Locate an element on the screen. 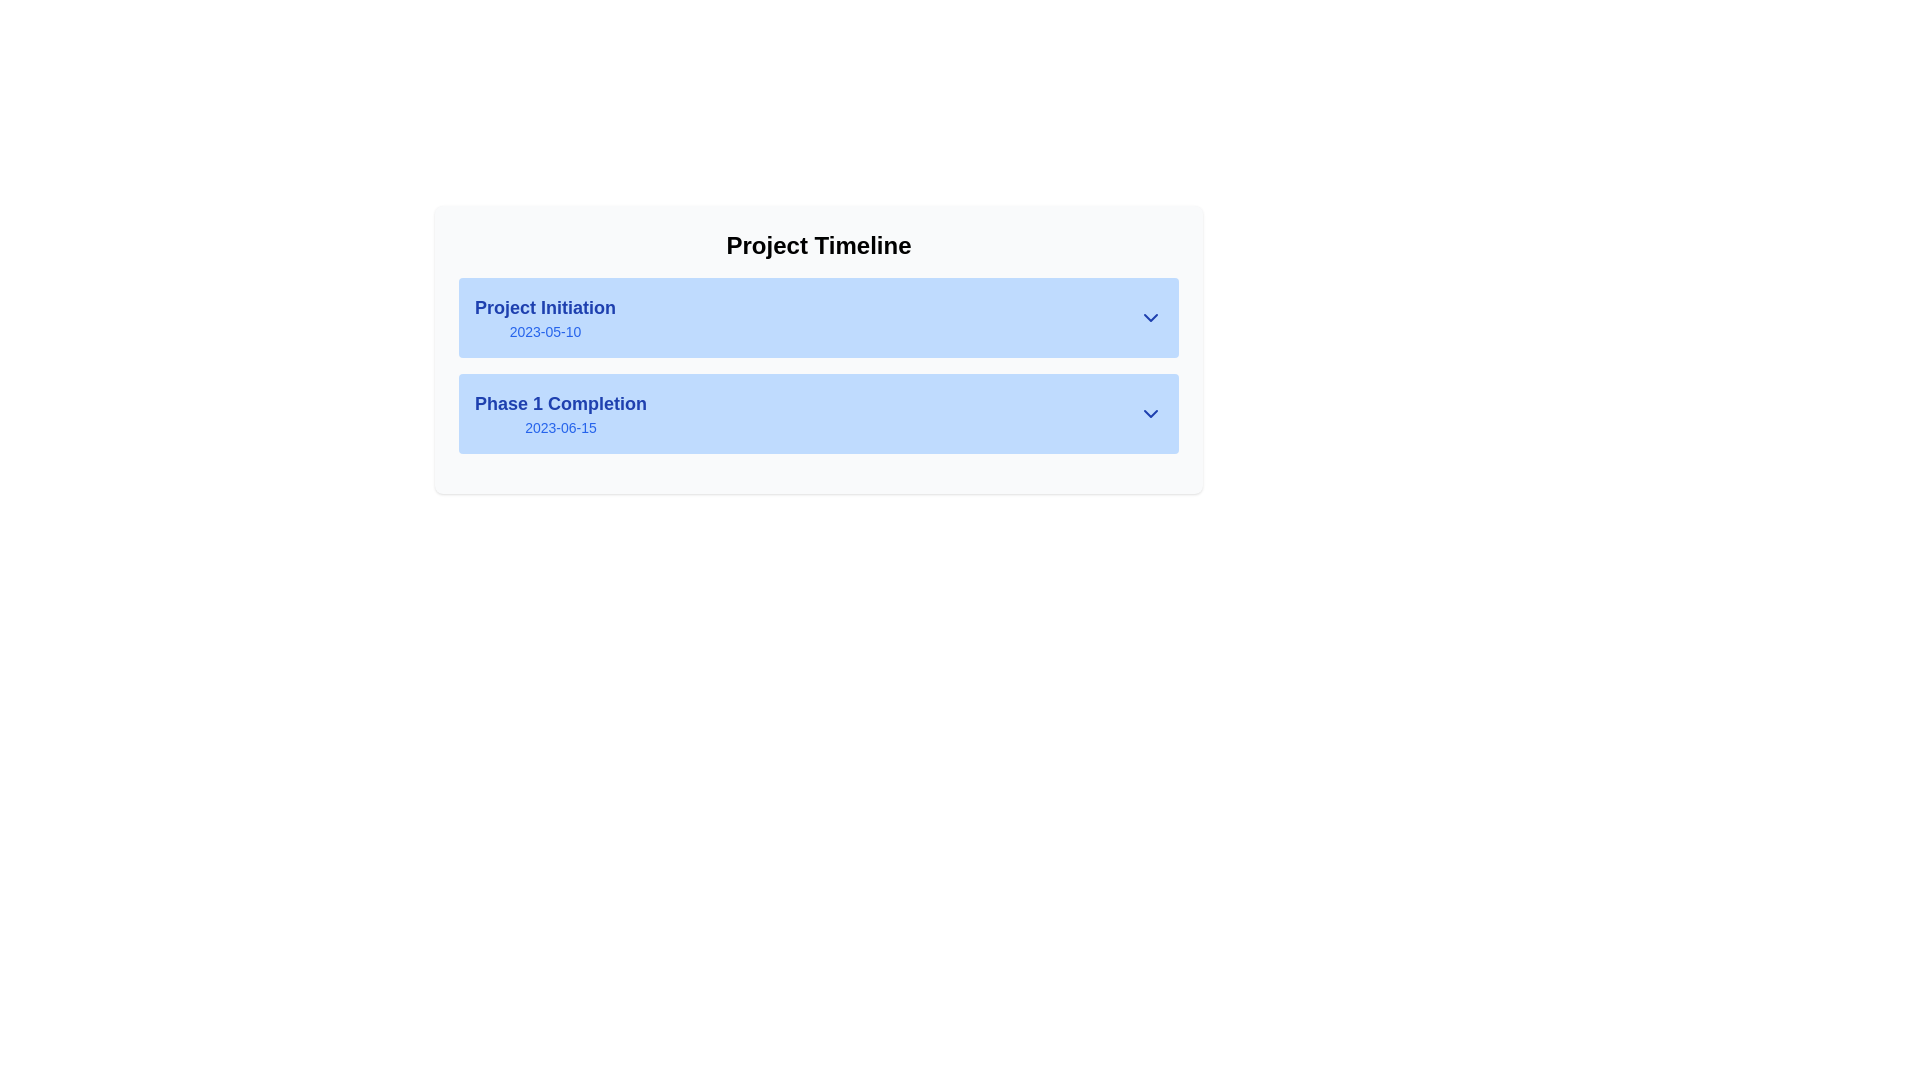  the expand/collapse icon located at the far-right end of the 'Phase 1 Completion 2023-06-15' row is located at coordinates (1151, 412).